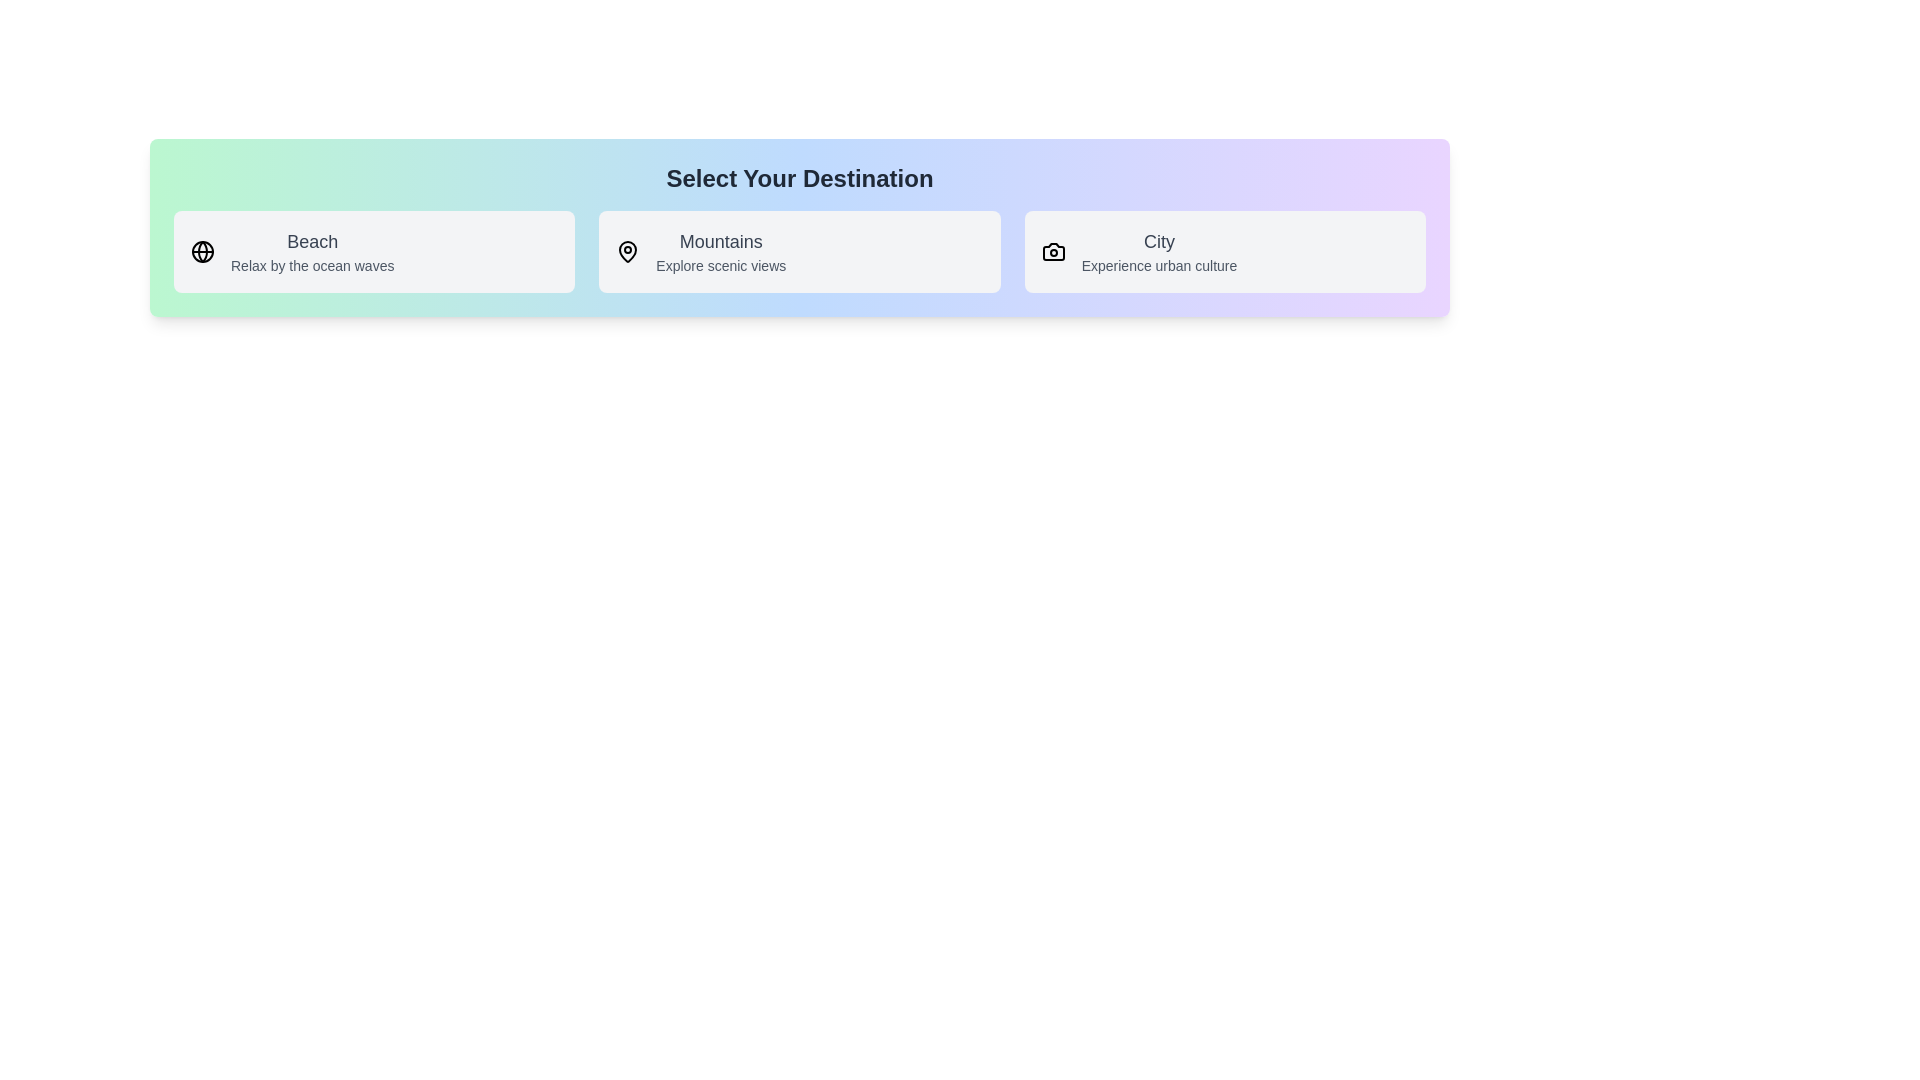  I want to click on the text label displaying 'Relax by the ocean waves', located below the 'Beach' title within the 'Beach' card, so click(311, 265).